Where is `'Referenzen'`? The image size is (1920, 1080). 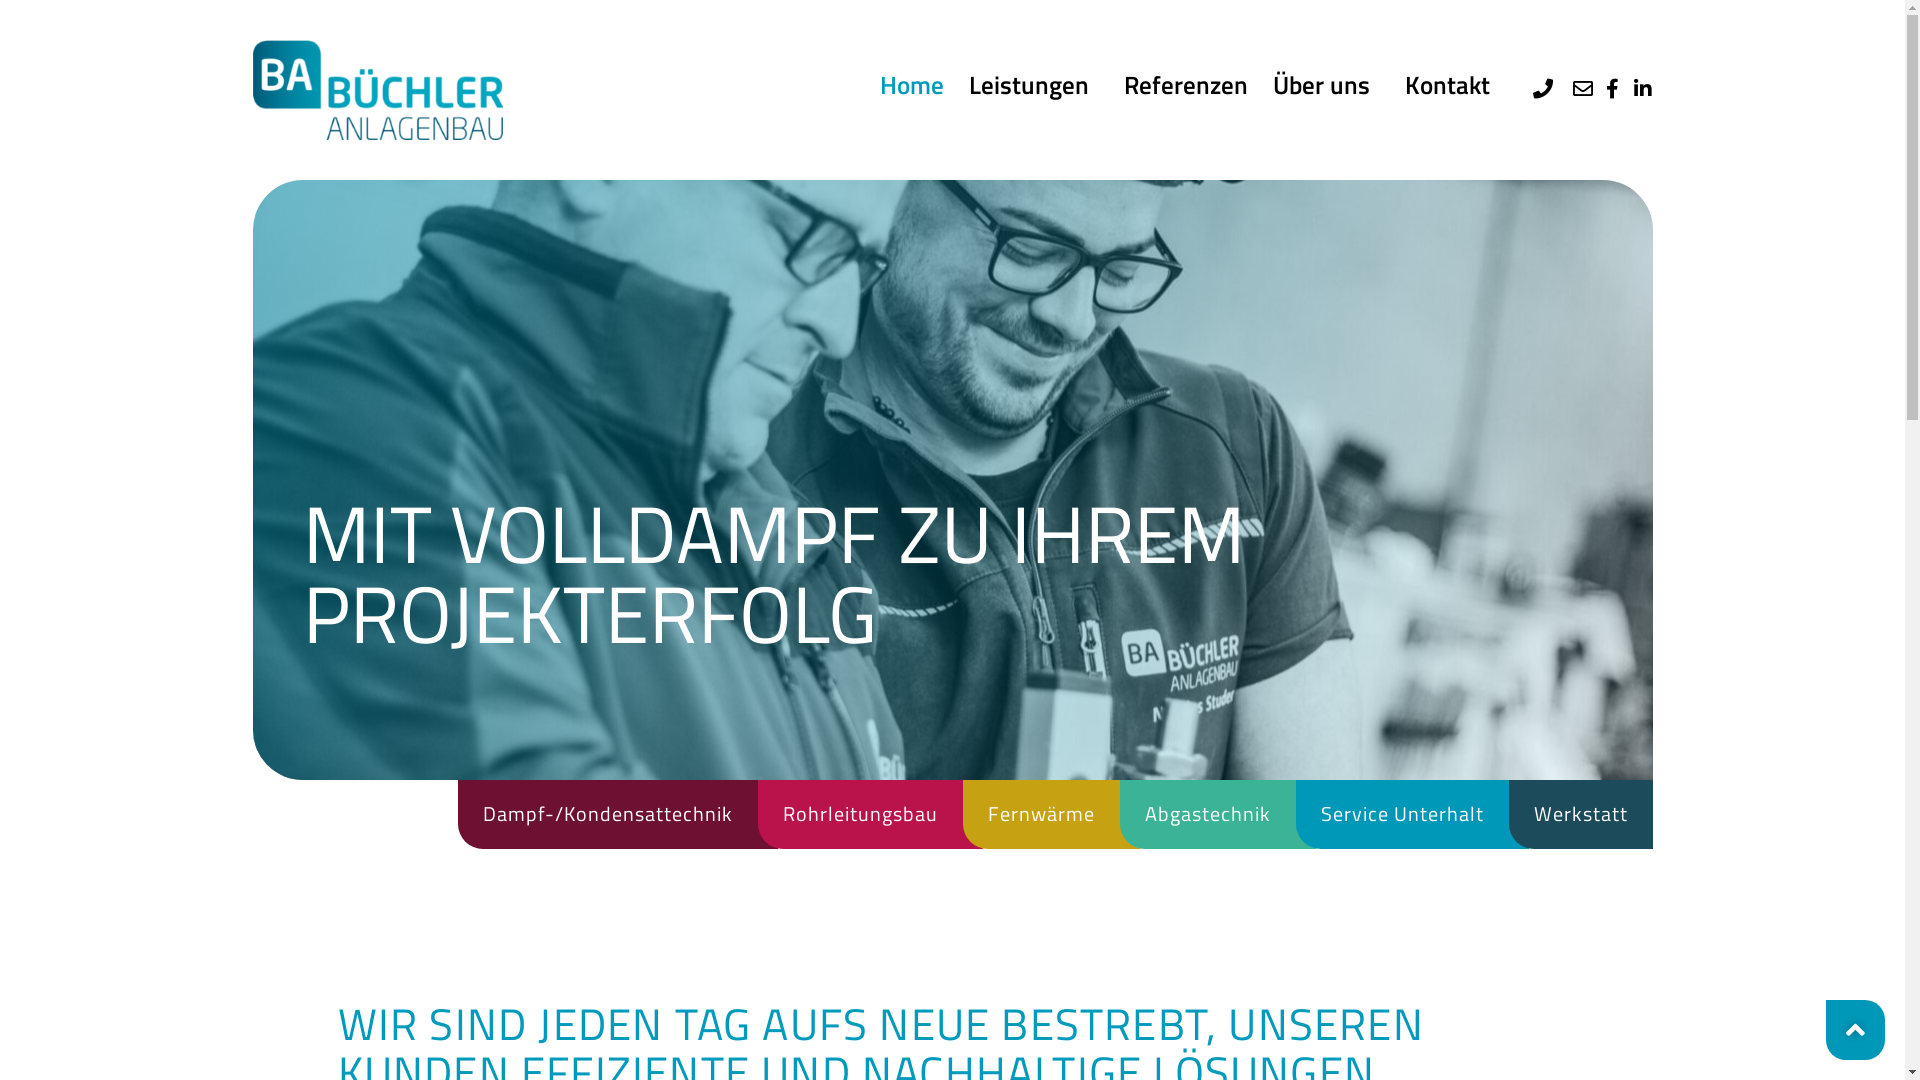
'Referenzen' is located at coordinates (1185, 84).